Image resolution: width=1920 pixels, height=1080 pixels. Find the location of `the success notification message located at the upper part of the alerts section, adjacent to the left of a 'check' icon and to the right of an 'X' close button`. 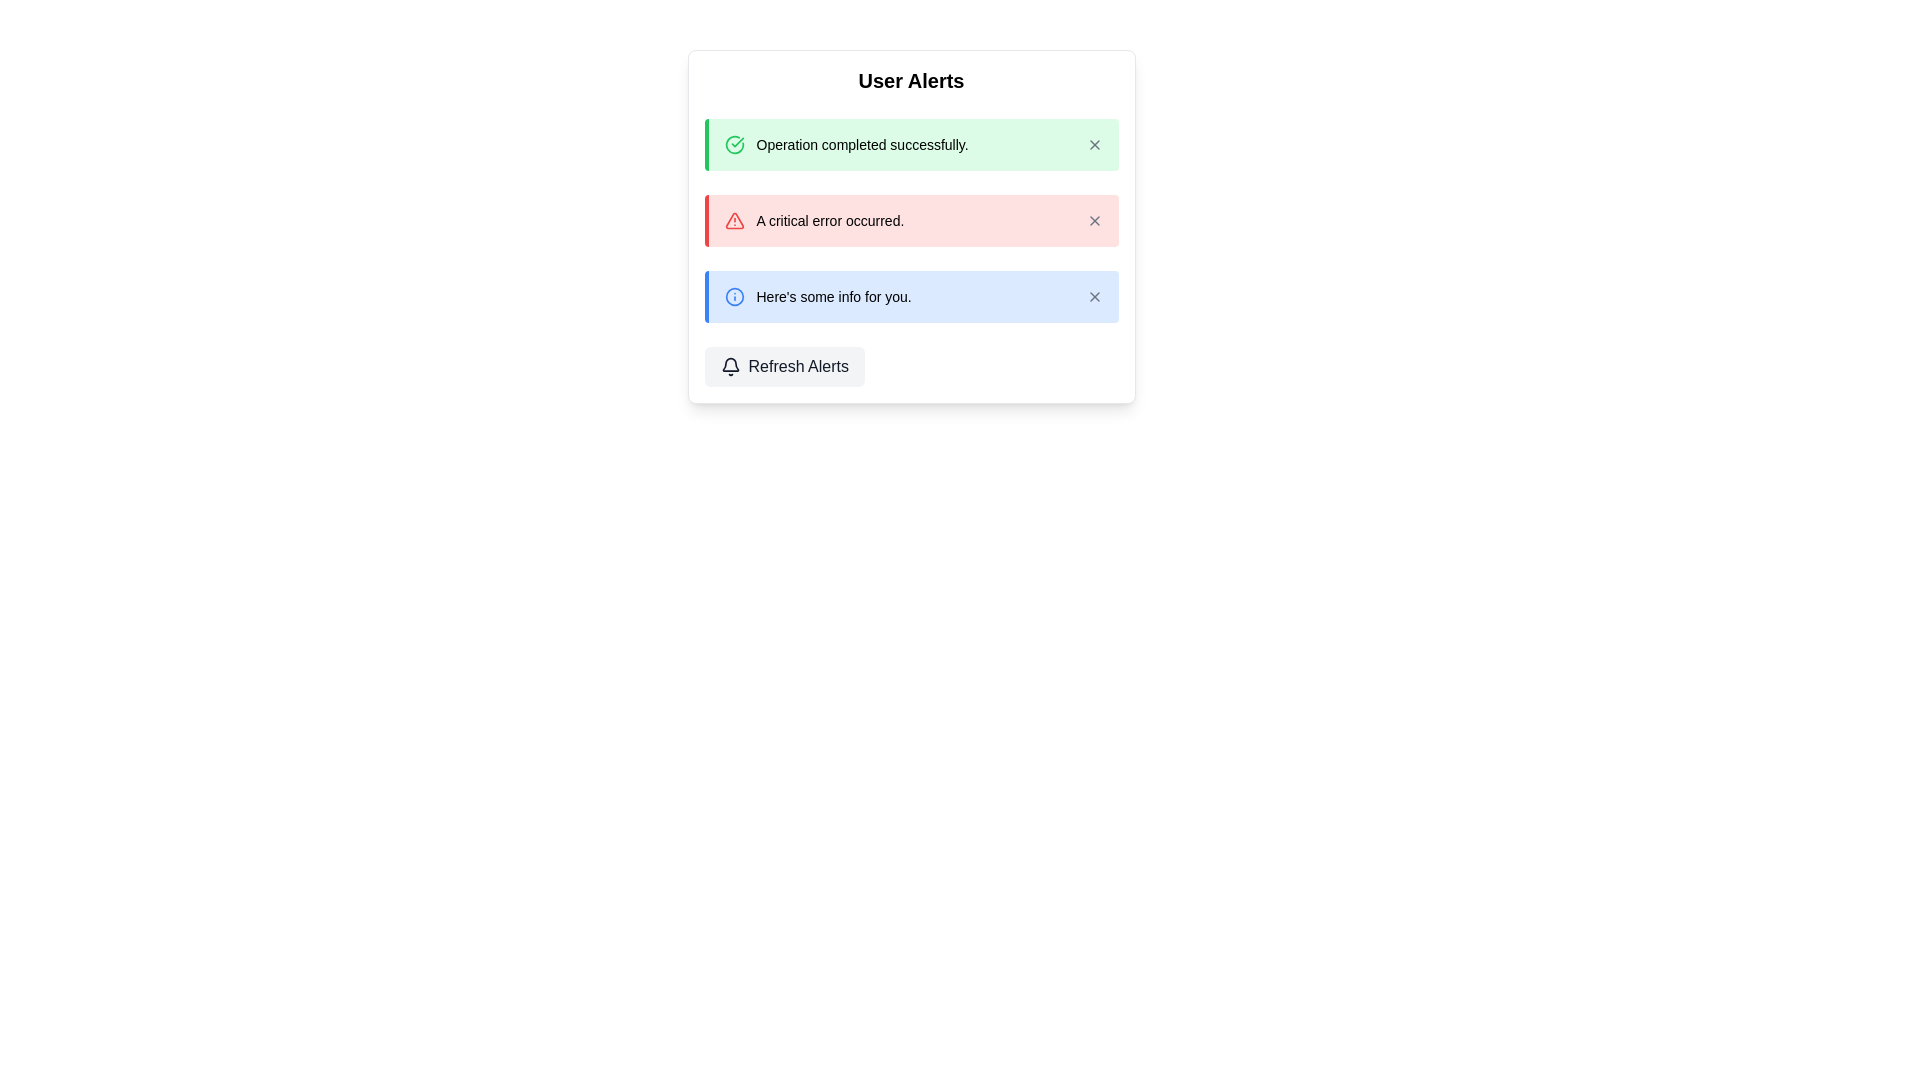

the success notification message located at the upper part of the alerts section, adjacent to the left of a 'check' icon and to the right of an 'X' close button is located at coordinates (862, 144).